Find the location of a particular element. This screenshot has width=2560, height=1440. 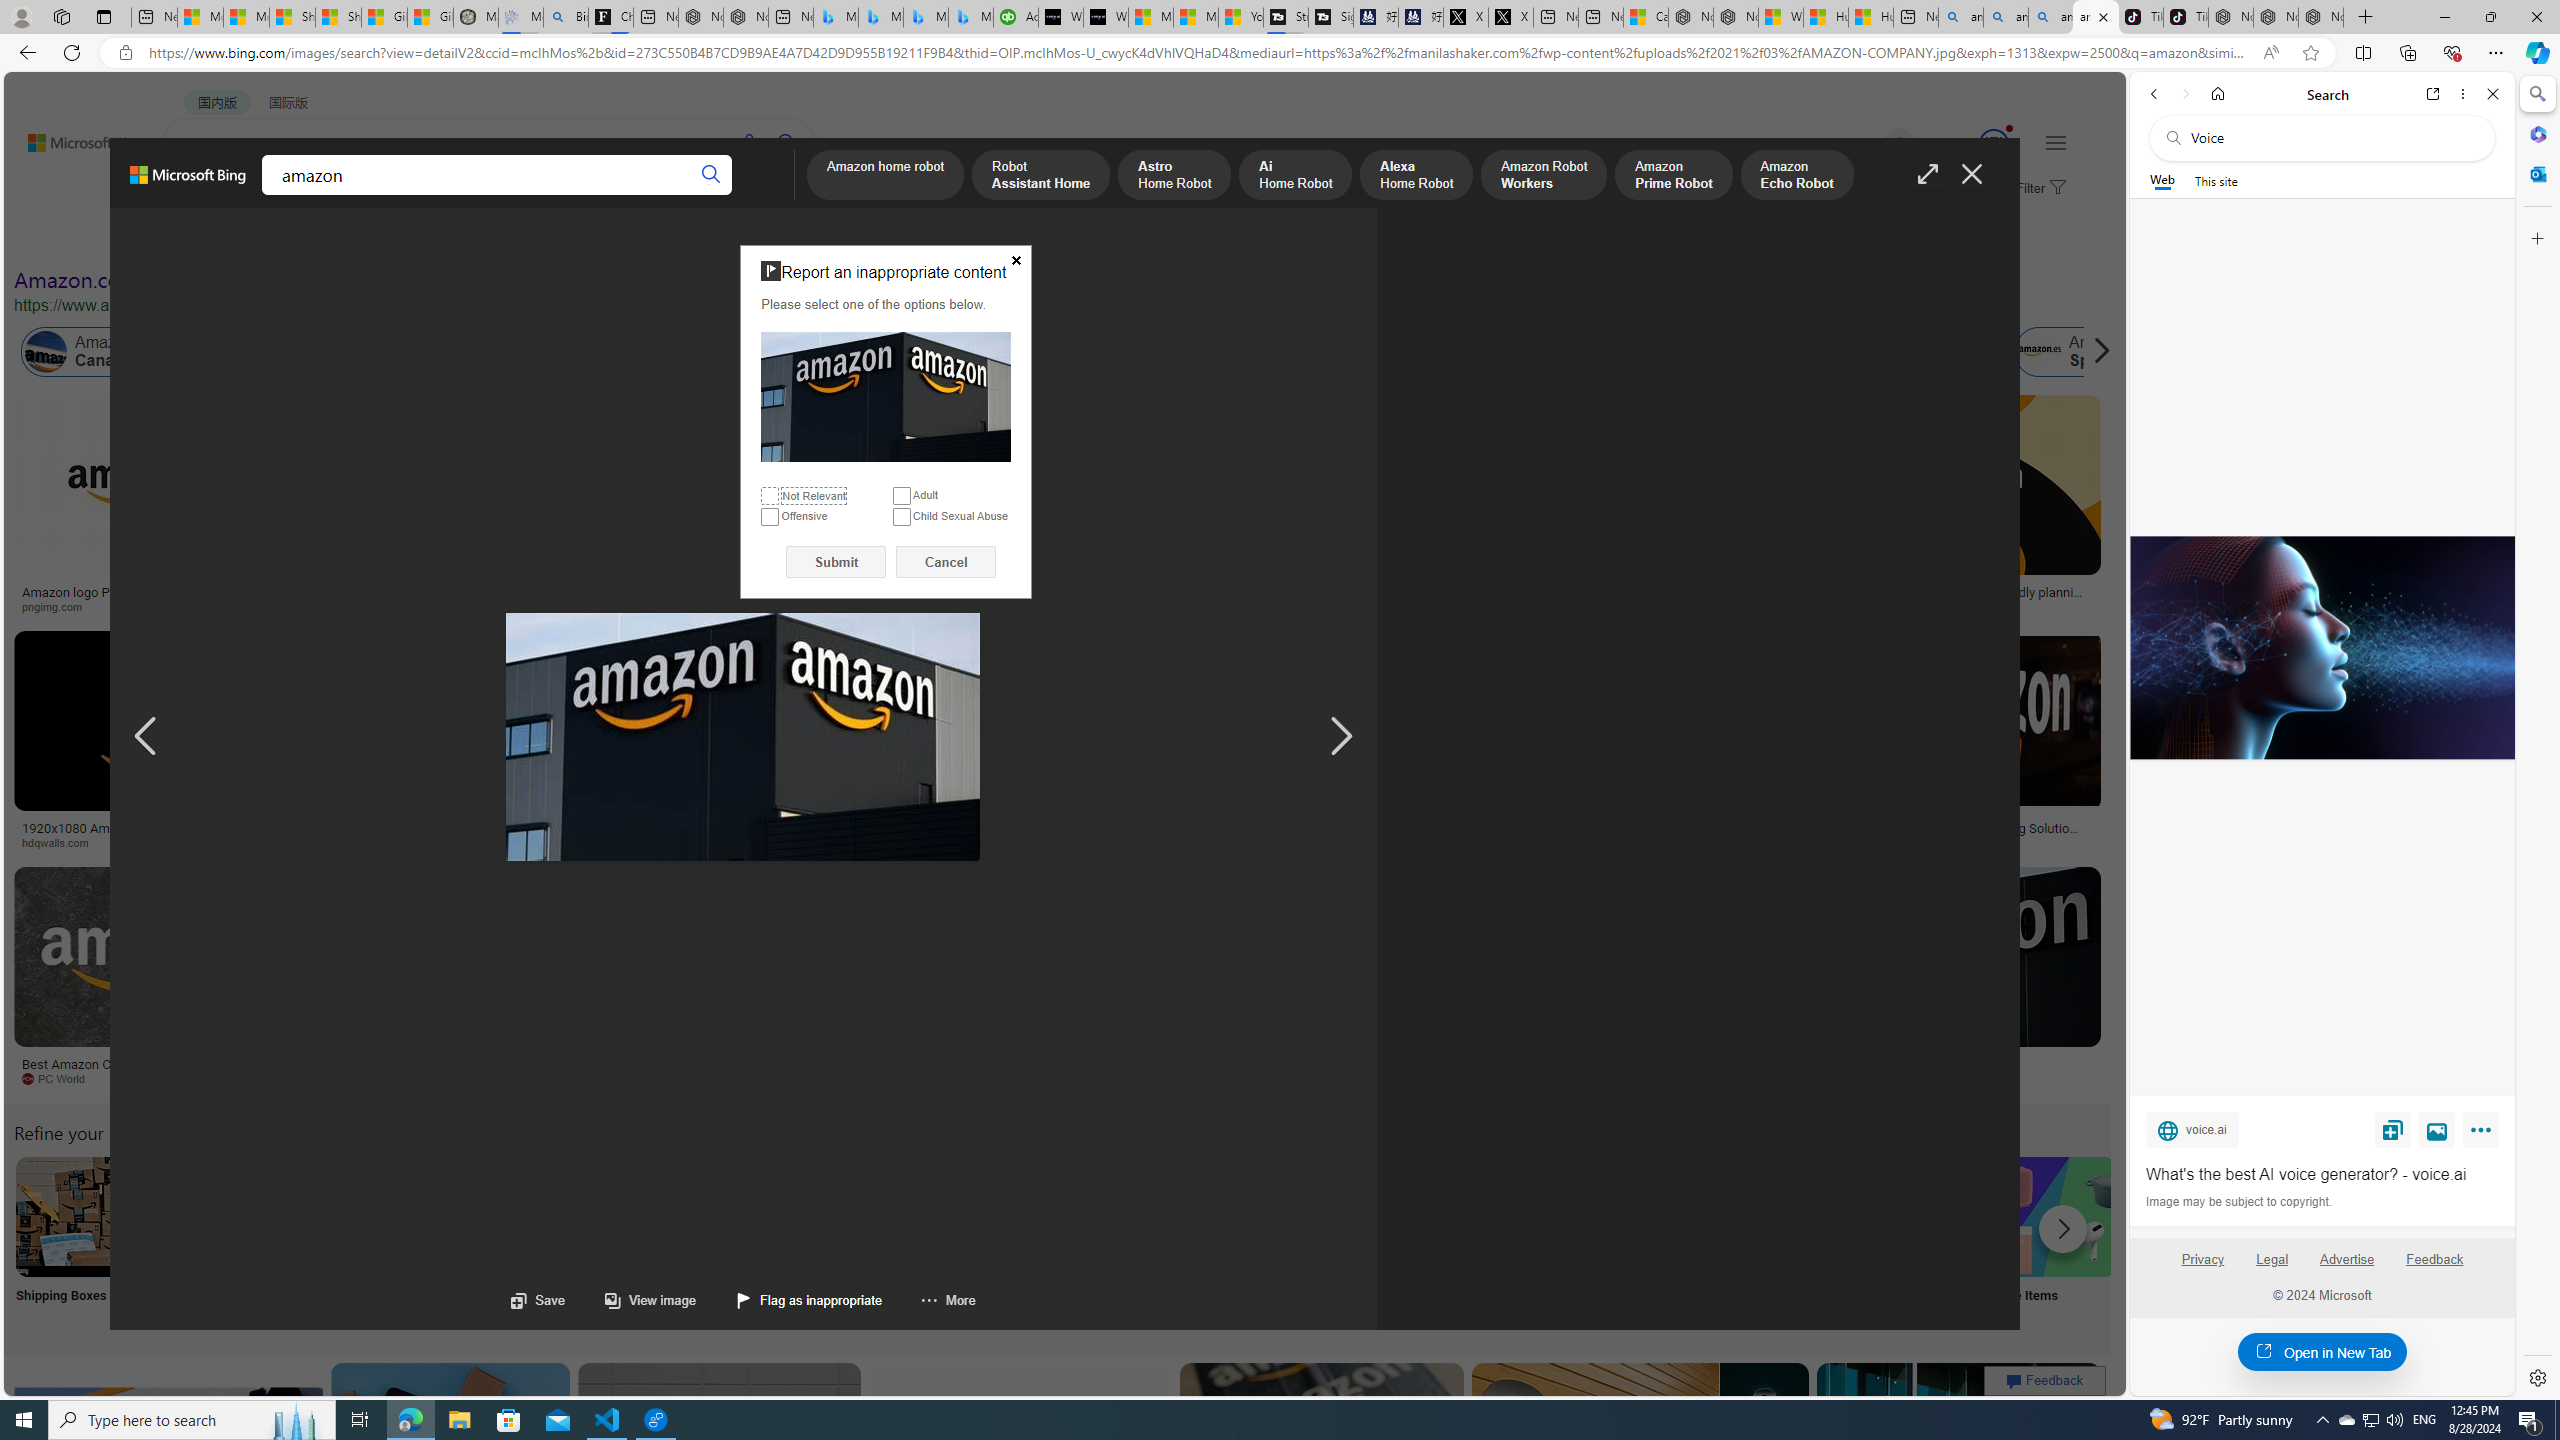

'Flag as inappropriate' is located at coordinates (810, 1299).